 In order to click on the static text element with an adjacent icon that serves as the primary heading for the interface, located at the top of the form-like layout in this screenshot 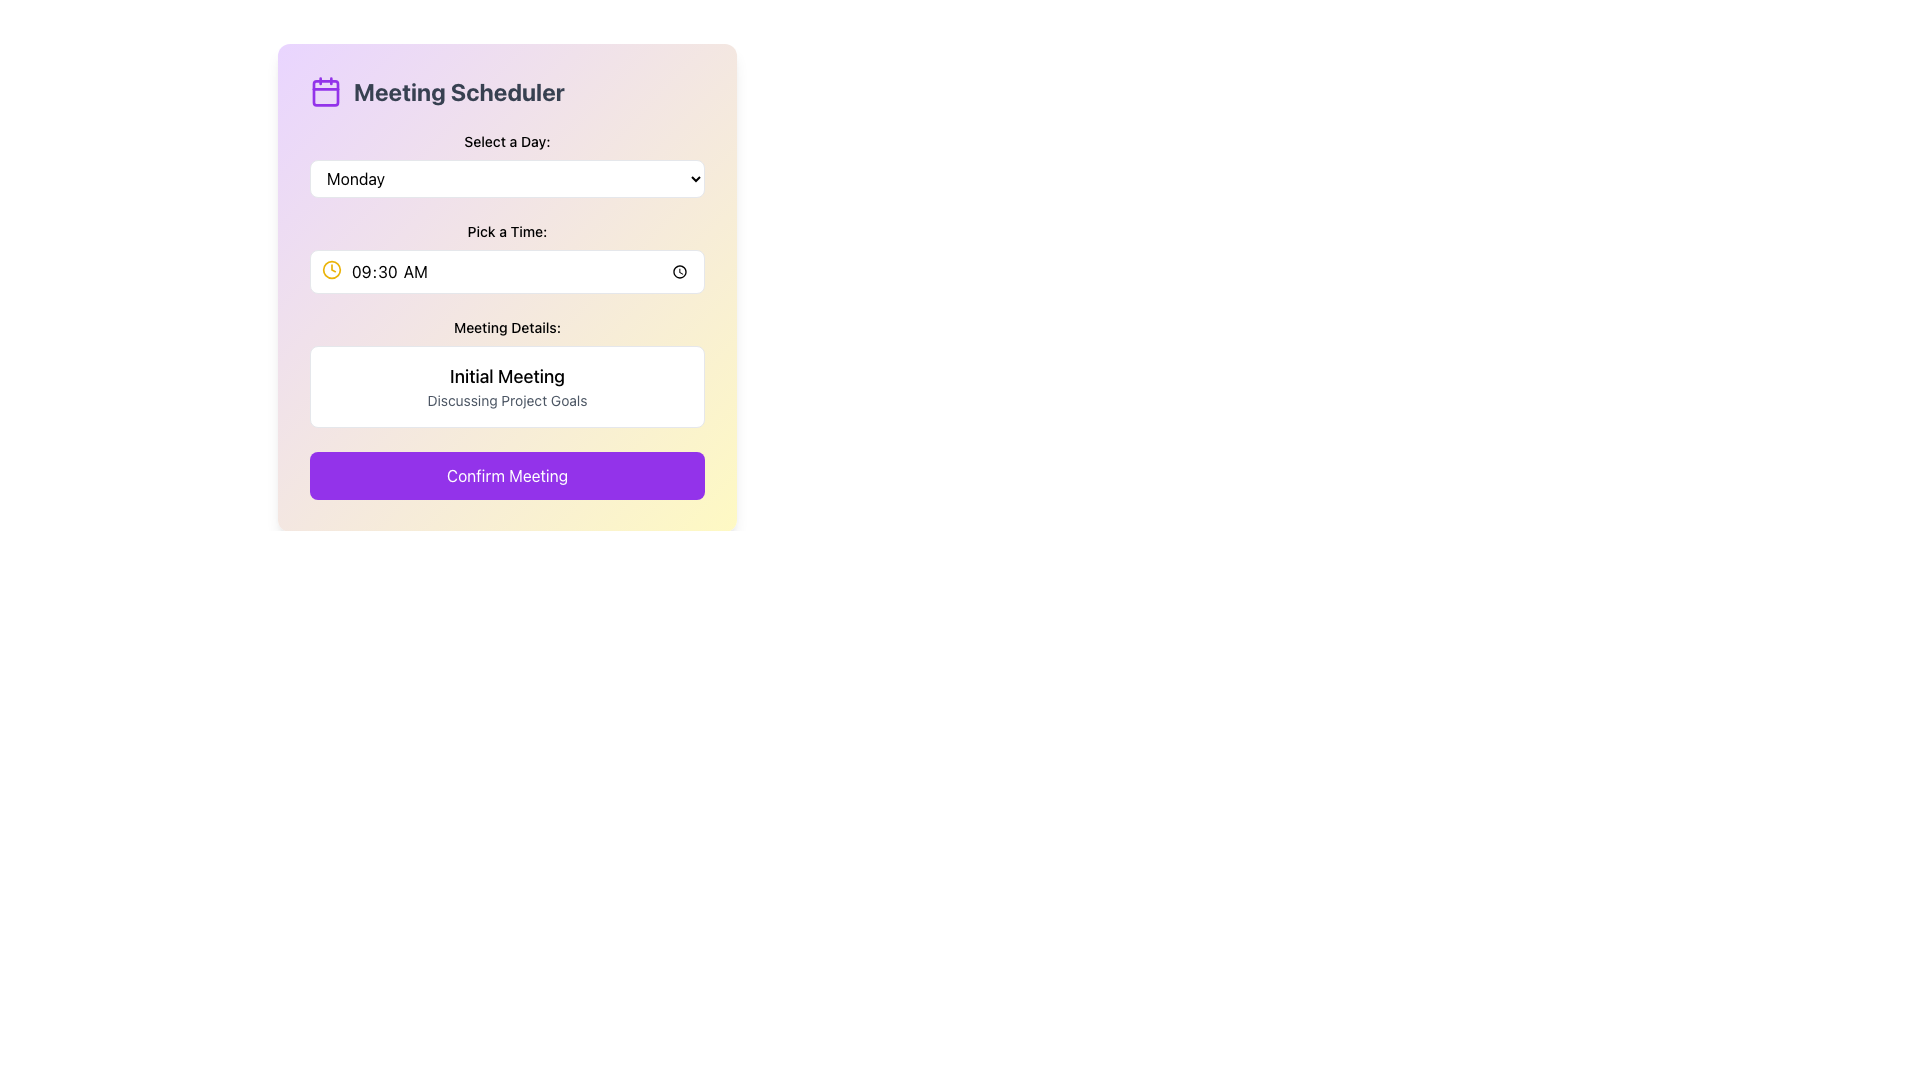, I will do `click(507, 92)`.